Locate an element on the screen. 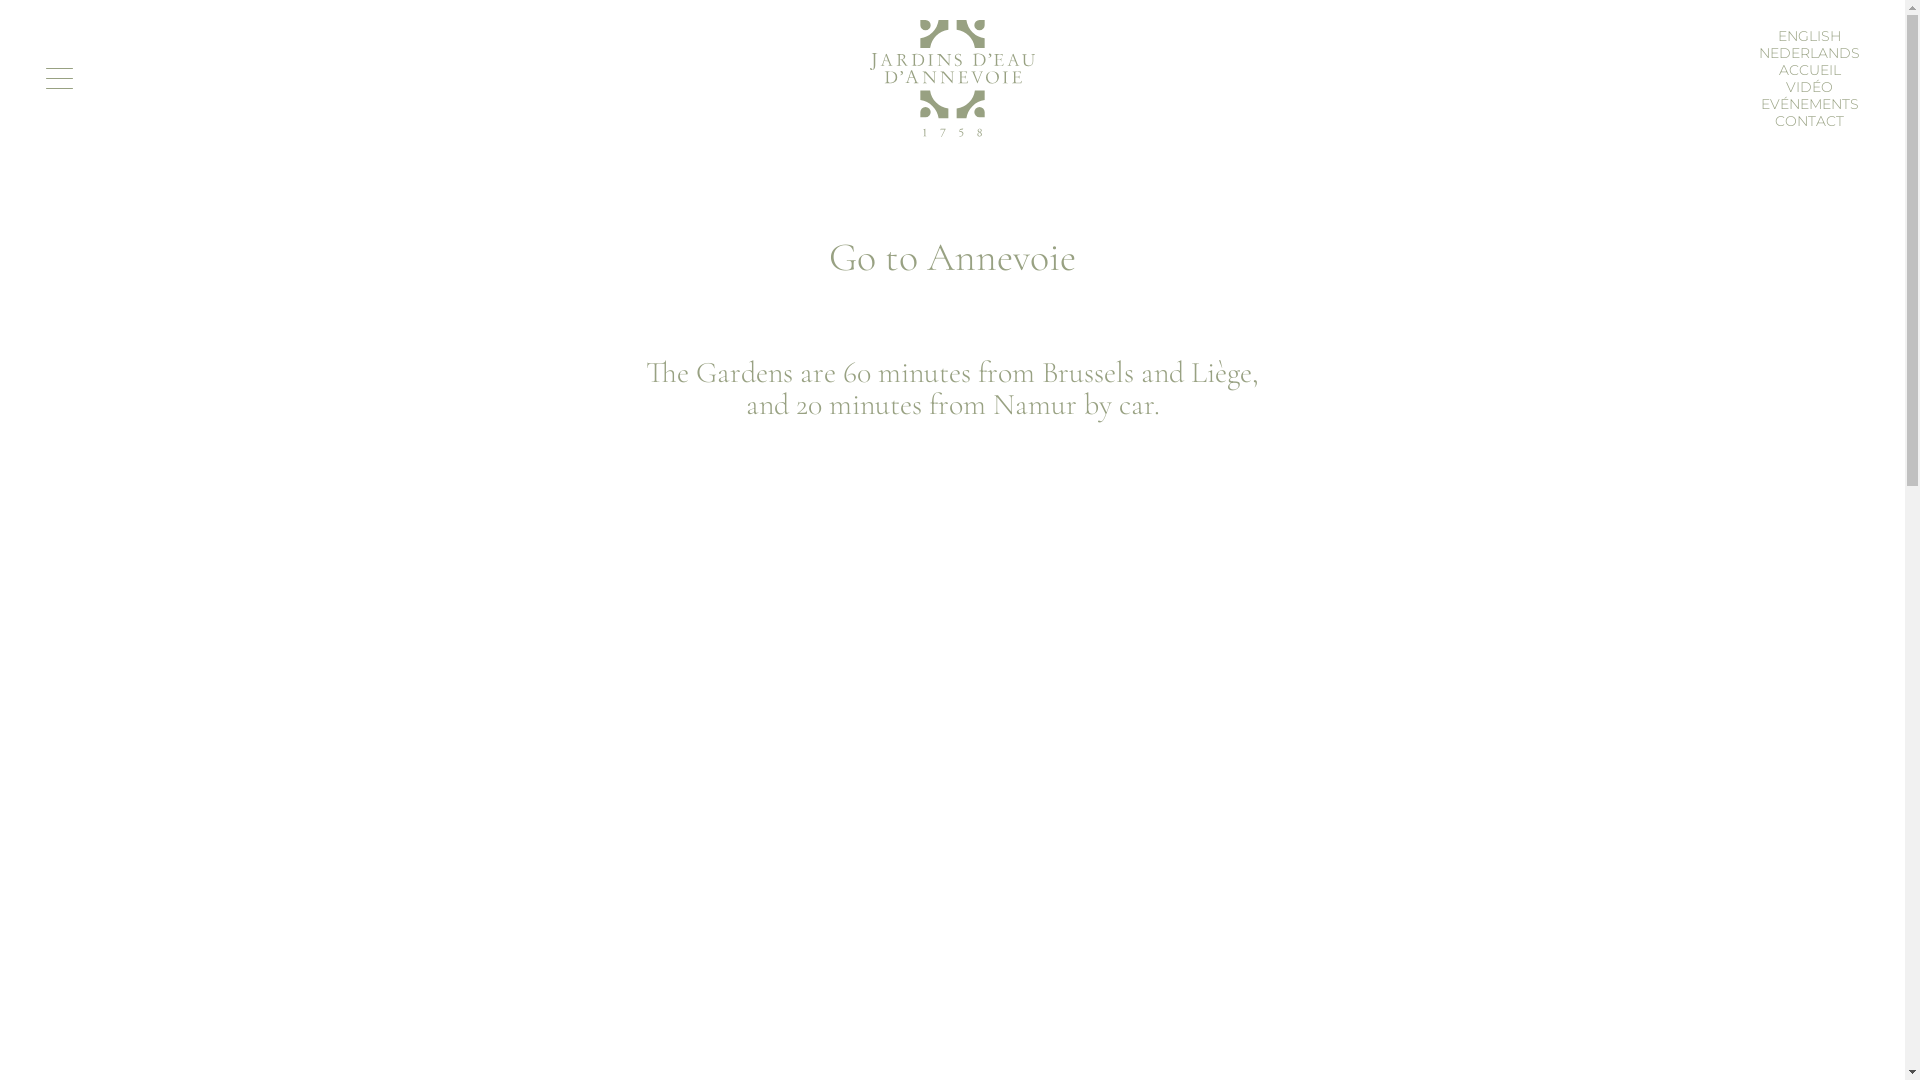 The width and height of the screenshot is (1920, 1080). 'ACCUEIL' is located at coordinates (1809, 68).